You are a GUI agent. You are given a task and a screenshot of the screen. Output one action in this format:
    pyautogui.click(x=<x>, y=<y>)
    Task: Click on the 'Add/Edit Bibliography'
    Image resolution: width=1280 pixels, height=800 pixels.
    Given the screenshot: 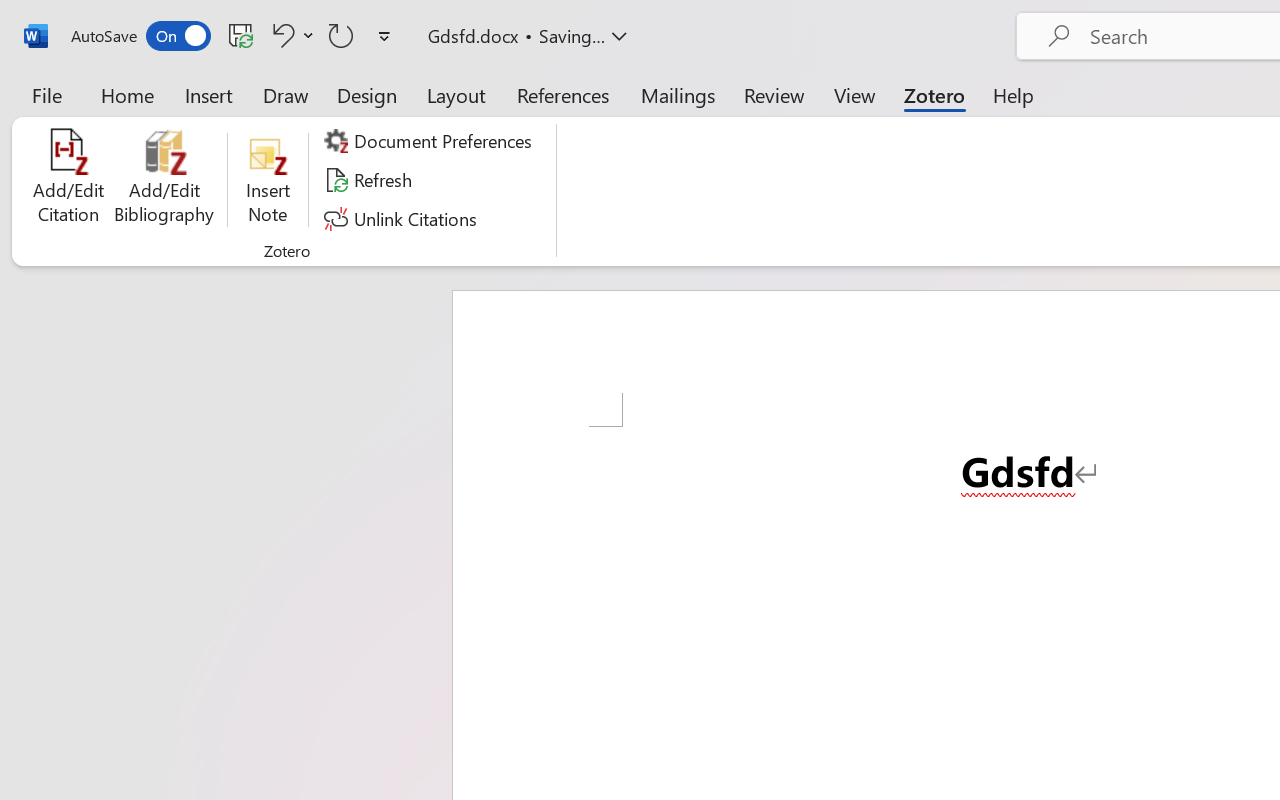 What is the action you would take?
    pyautogui.click(x=164, y=179)
    